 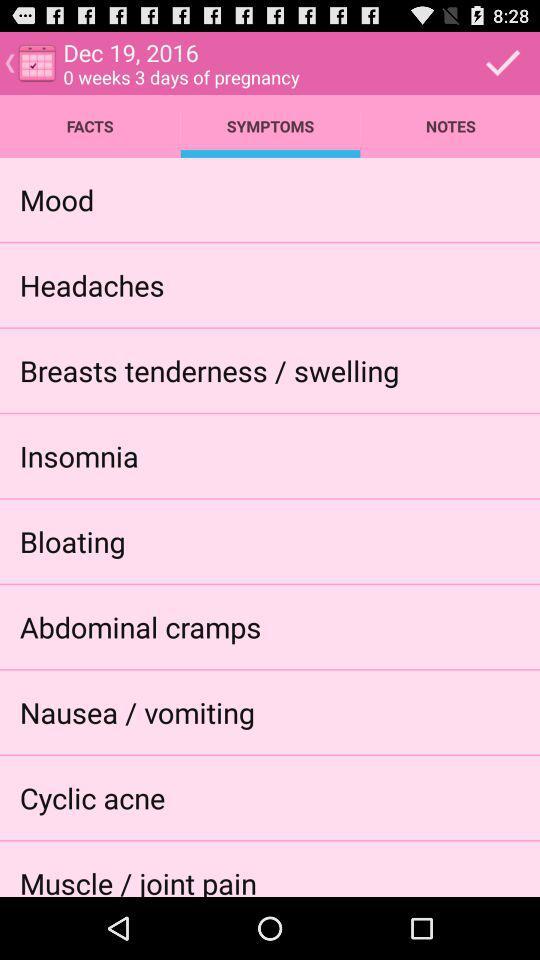 What do you see at coordinates (502, 63) in the screenshot?
I see `the select icon at the top` at bounding box center [502, 63].